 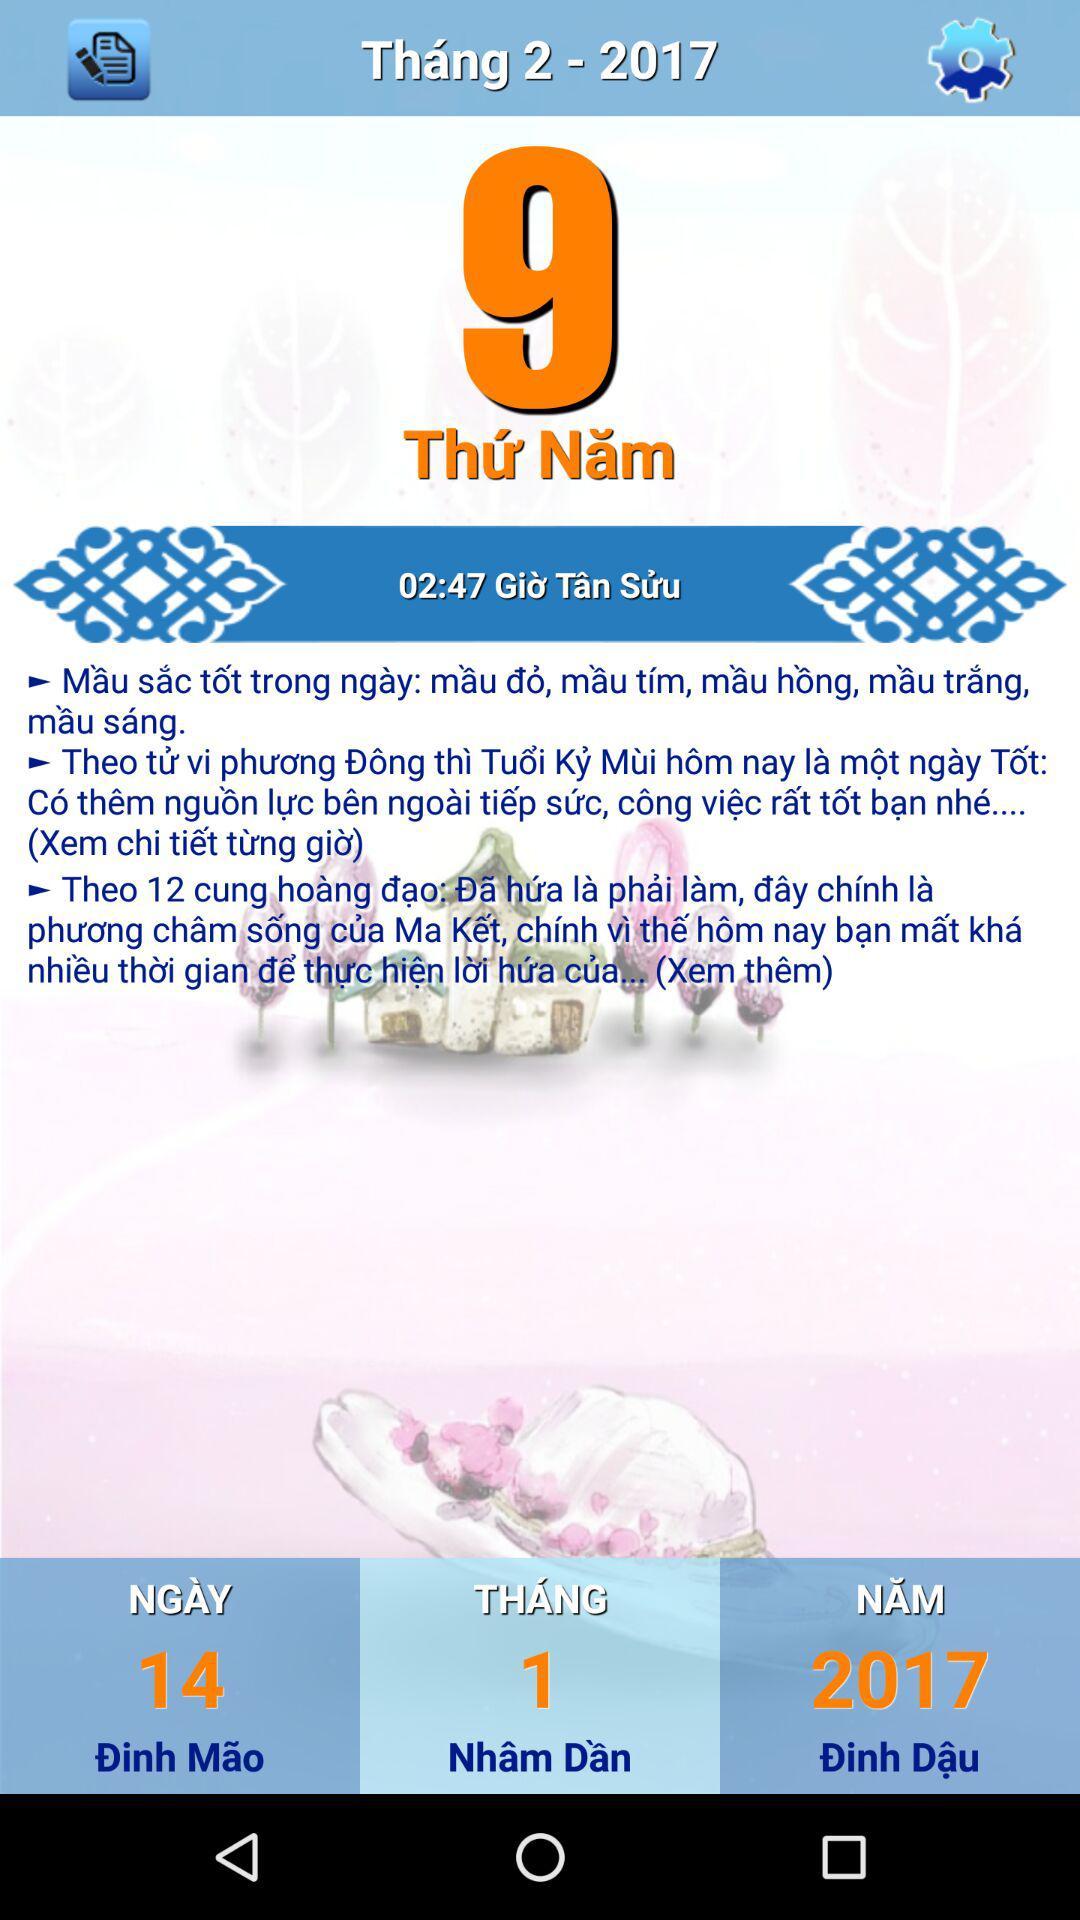 I want to click on the description icon, so click(x=108, y=62).